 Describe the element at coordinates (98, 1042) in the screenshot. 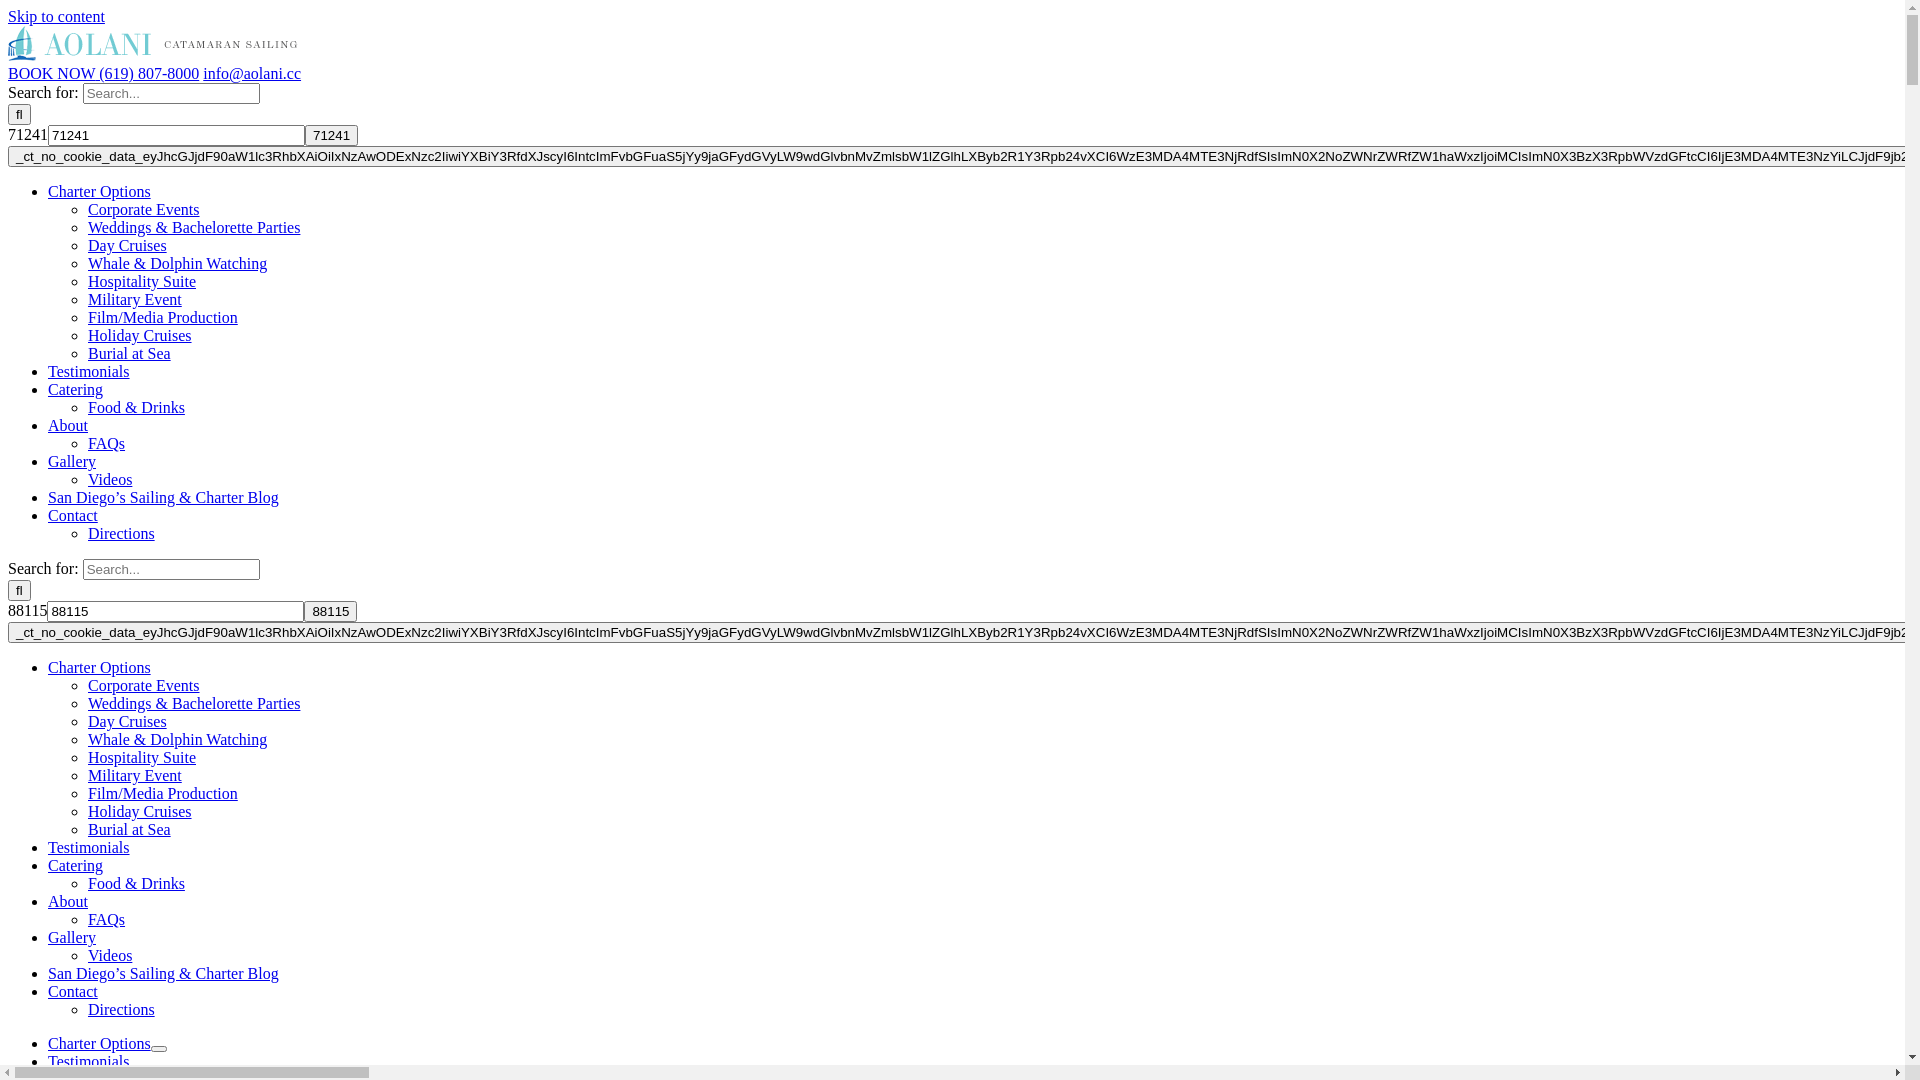

I see `'Charter Options'` at that location.